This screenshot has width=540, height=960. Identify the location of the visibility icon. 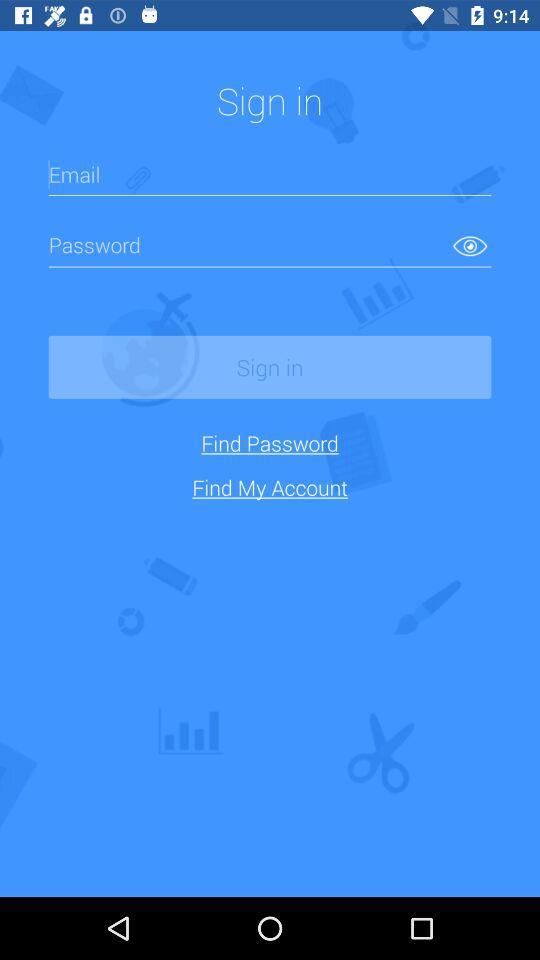
(470, 244).